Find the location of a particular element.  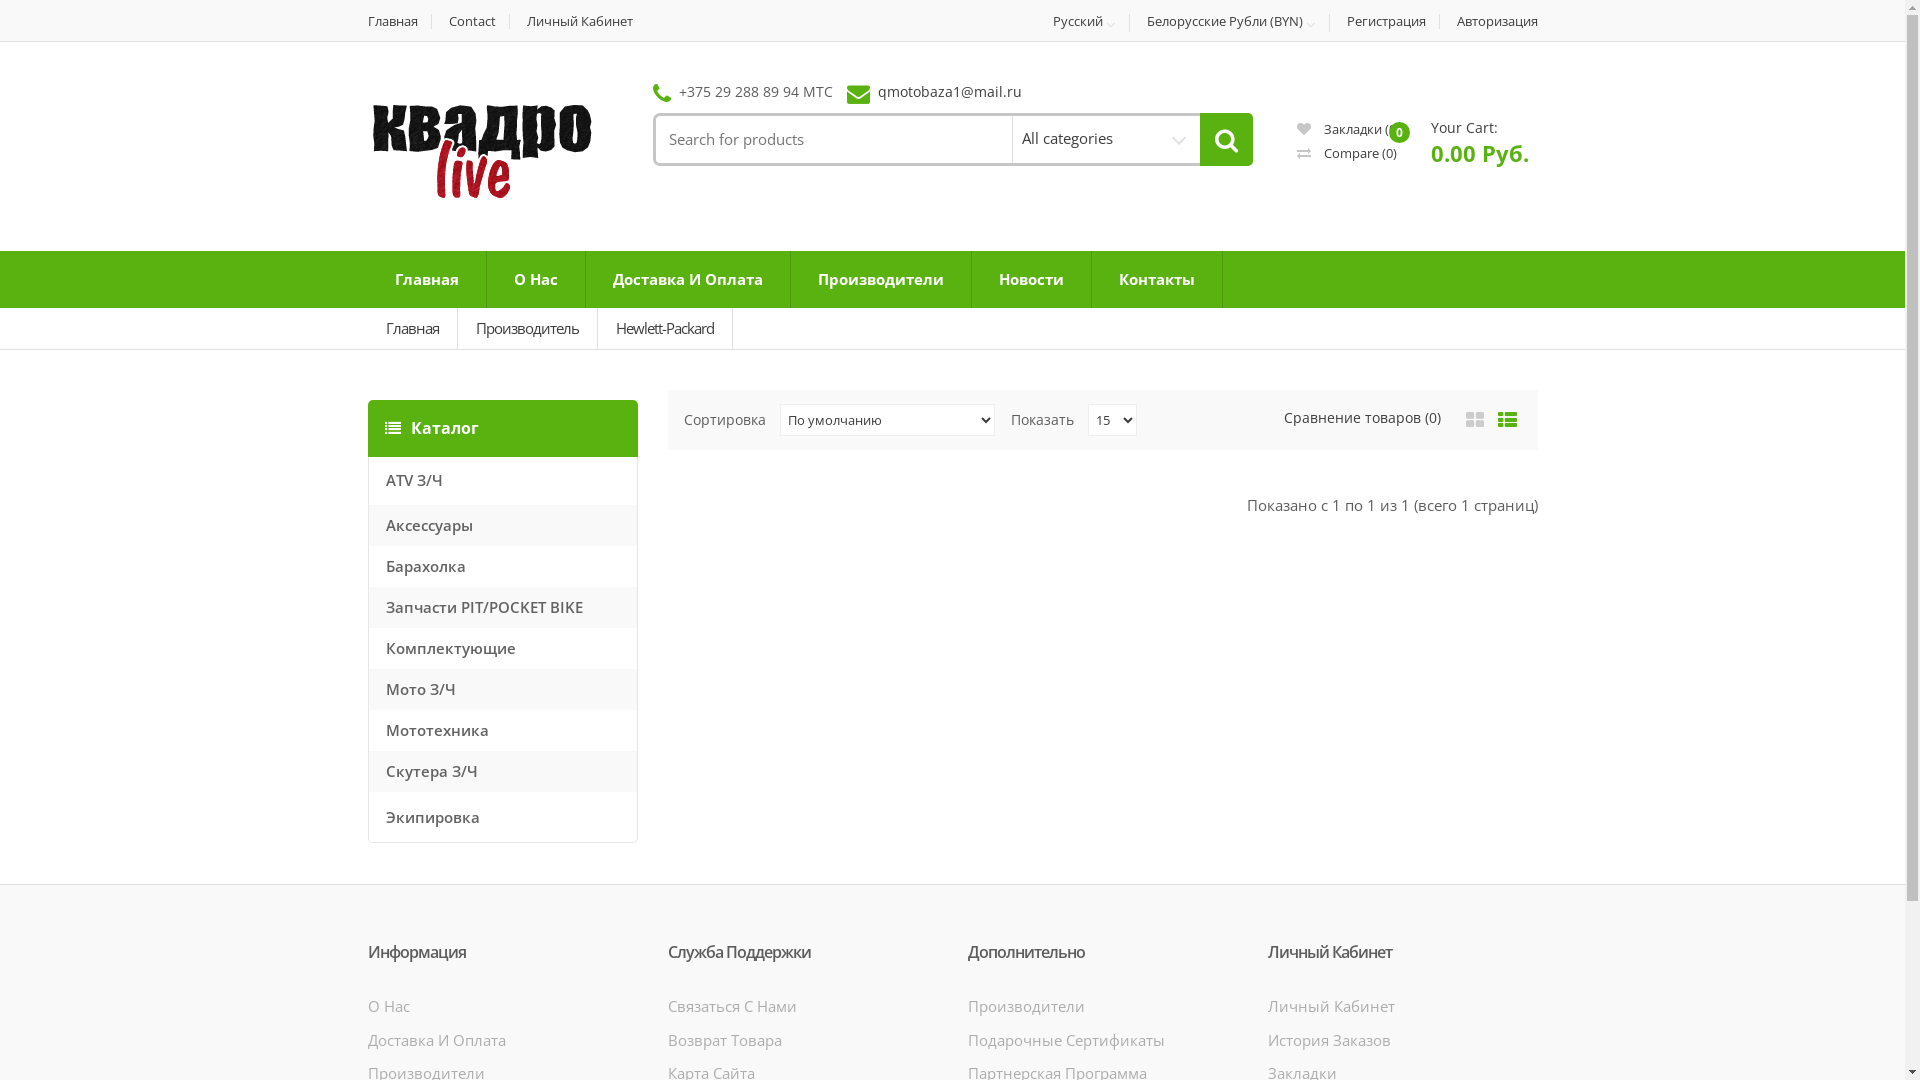

'Hewlett-Packard' is located at coordinates (665, 327).